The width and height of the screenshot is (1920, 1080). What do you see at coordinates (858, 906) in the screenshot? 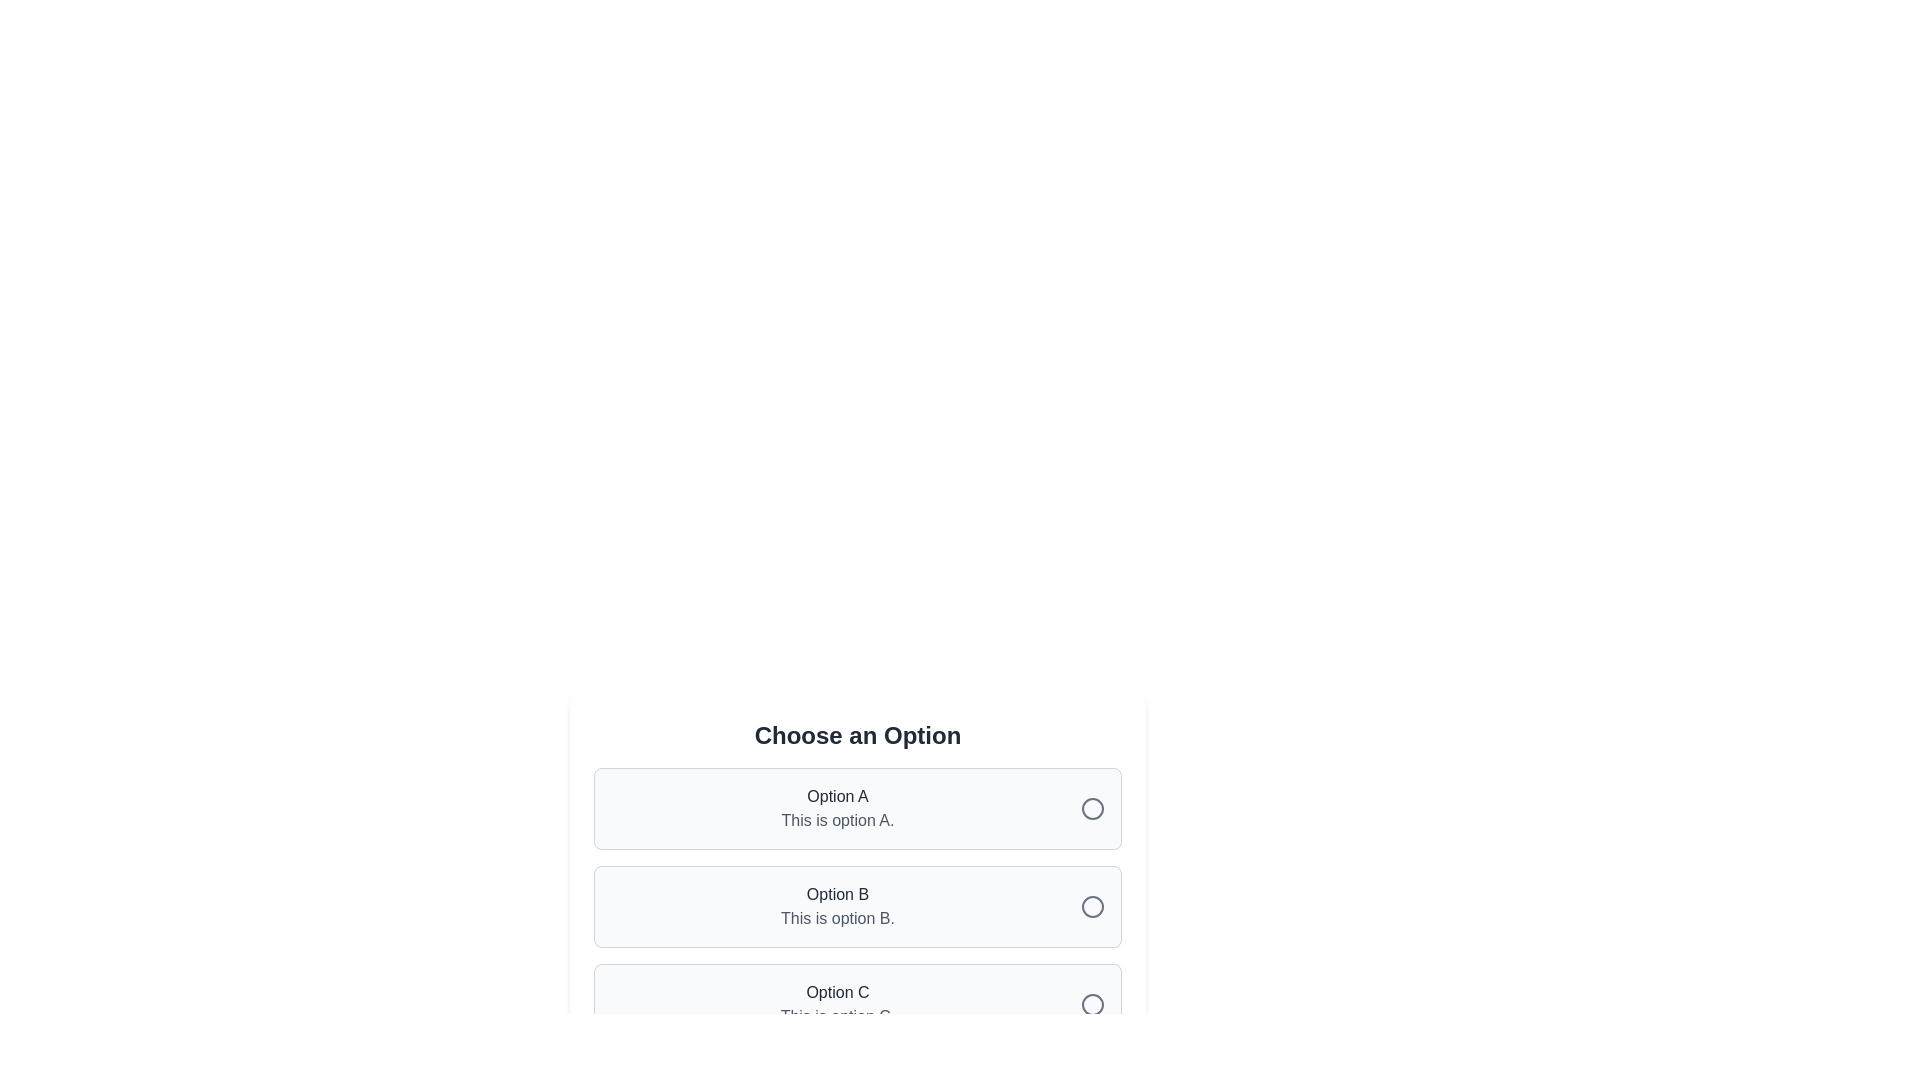
I see `the selectable option for 'Option B', which is styled as a rectangle with rounded corners and contains the text 'Option B' and 'This is option B.'` at bounding box center [858, 906].